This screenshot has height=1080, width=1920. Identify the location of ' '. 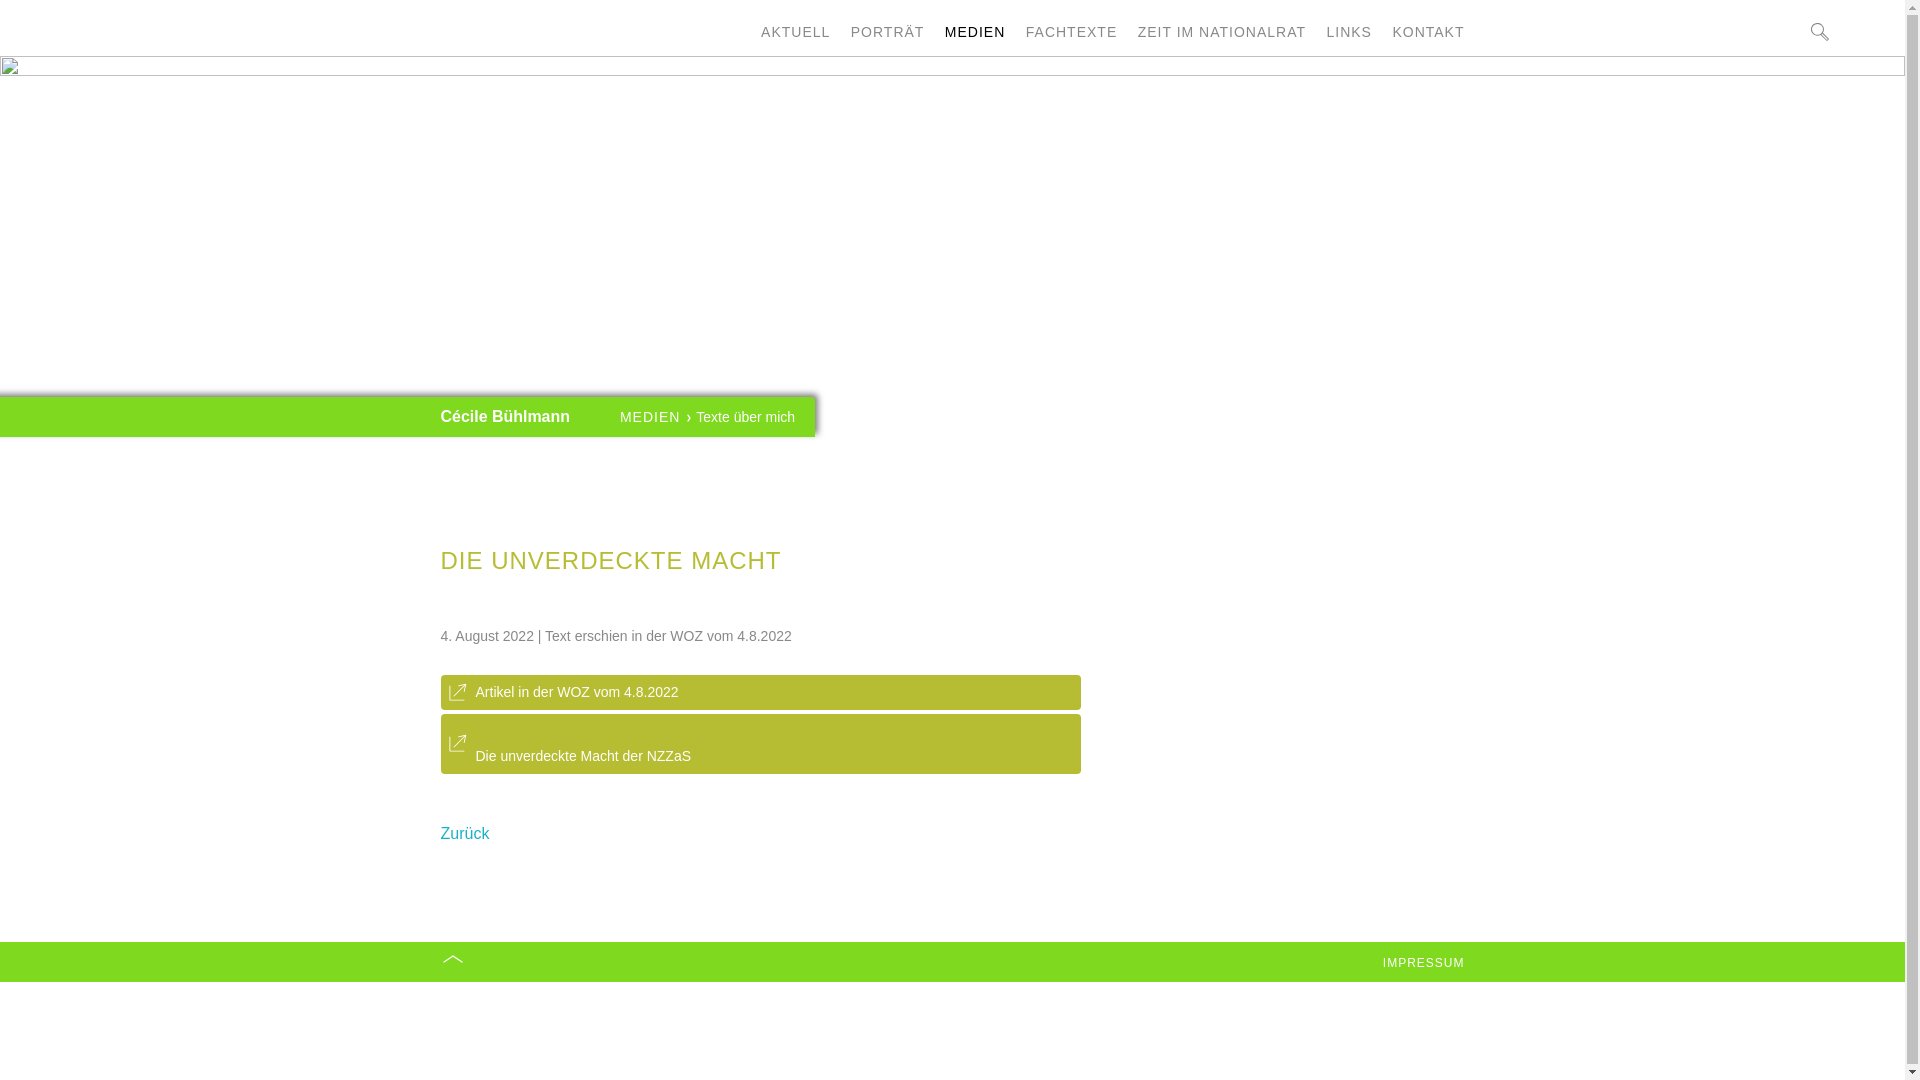
(76, 55).